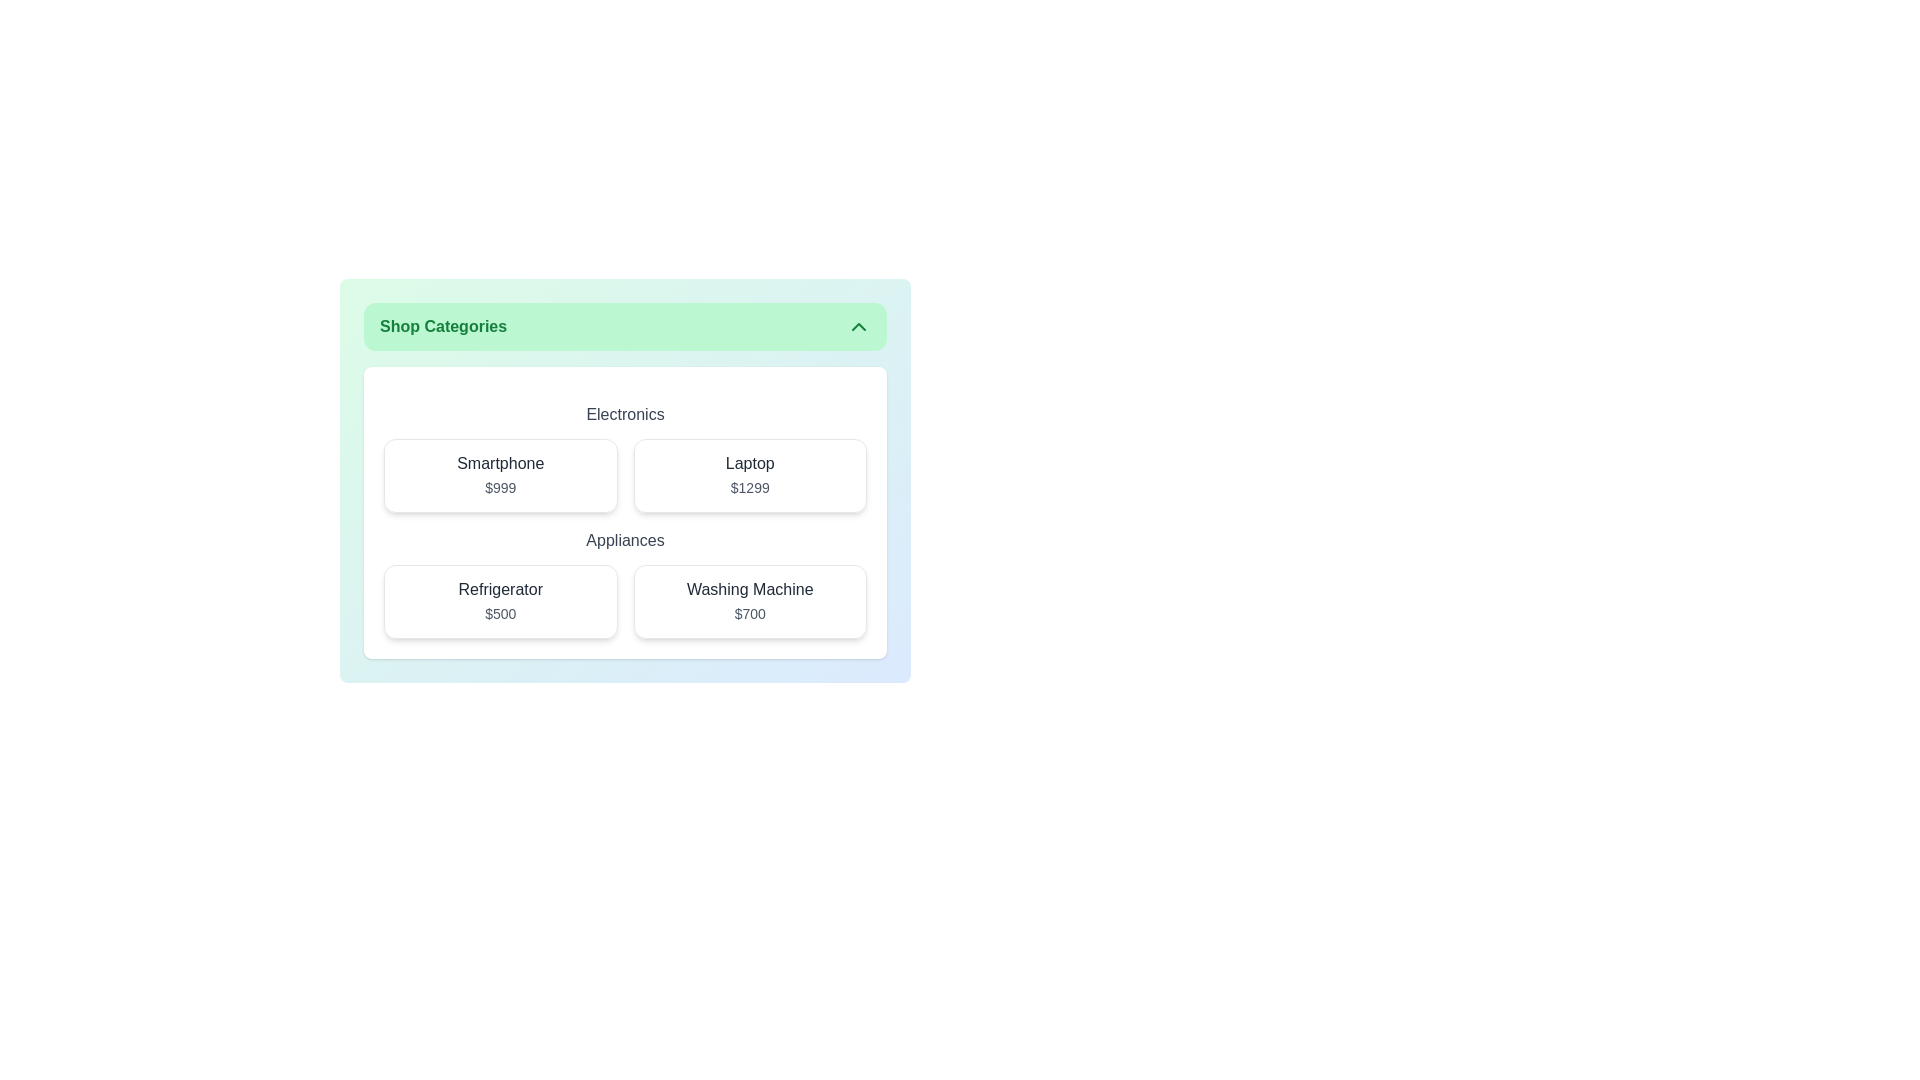 This screenshot has height=1080, width=1920. Describe the element at coordinates (500, 600) in the screenshot. I see `on the 'Refrigerator' card, which is the first item in the grid under the 'Appliances' section` at that location.